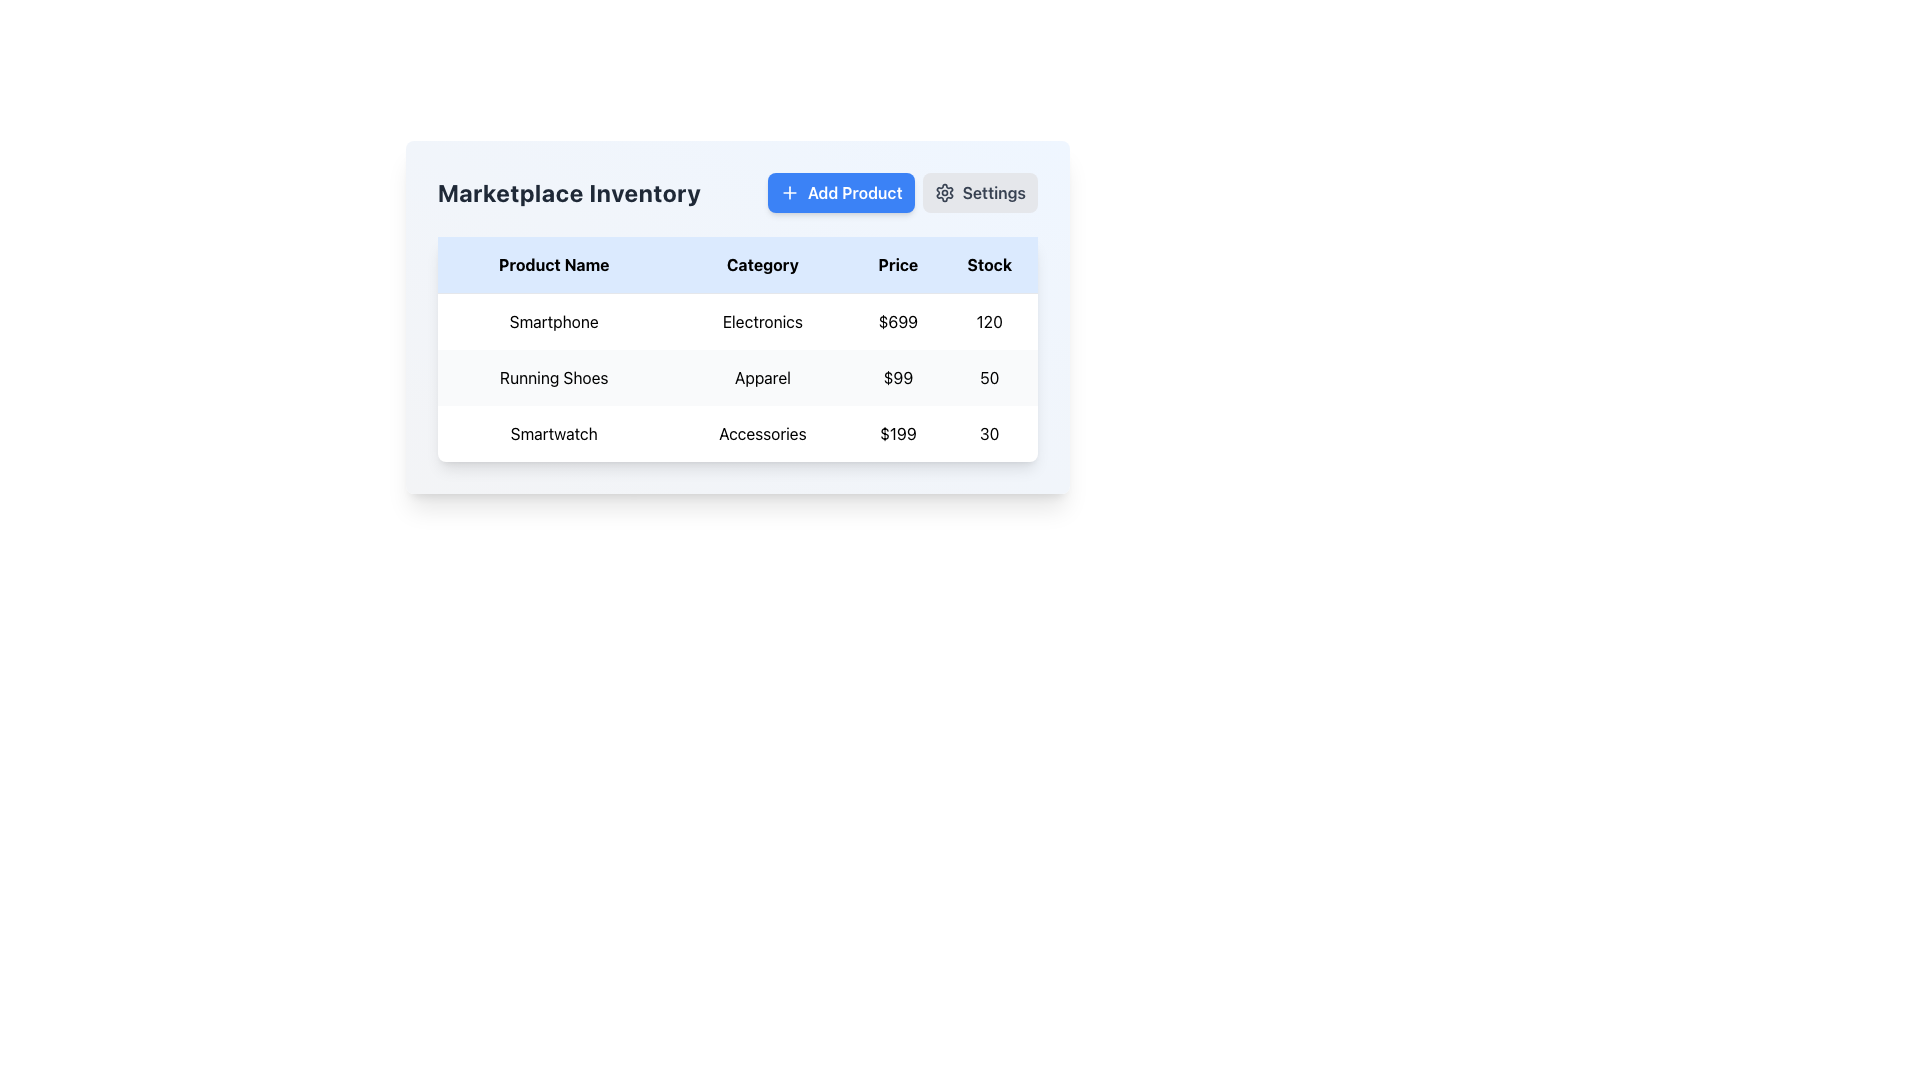 The width and height of the screenshot is (1920, 1080). I want to click on the Table Header Row of the Marketplace Inventory, so click(737, 264).